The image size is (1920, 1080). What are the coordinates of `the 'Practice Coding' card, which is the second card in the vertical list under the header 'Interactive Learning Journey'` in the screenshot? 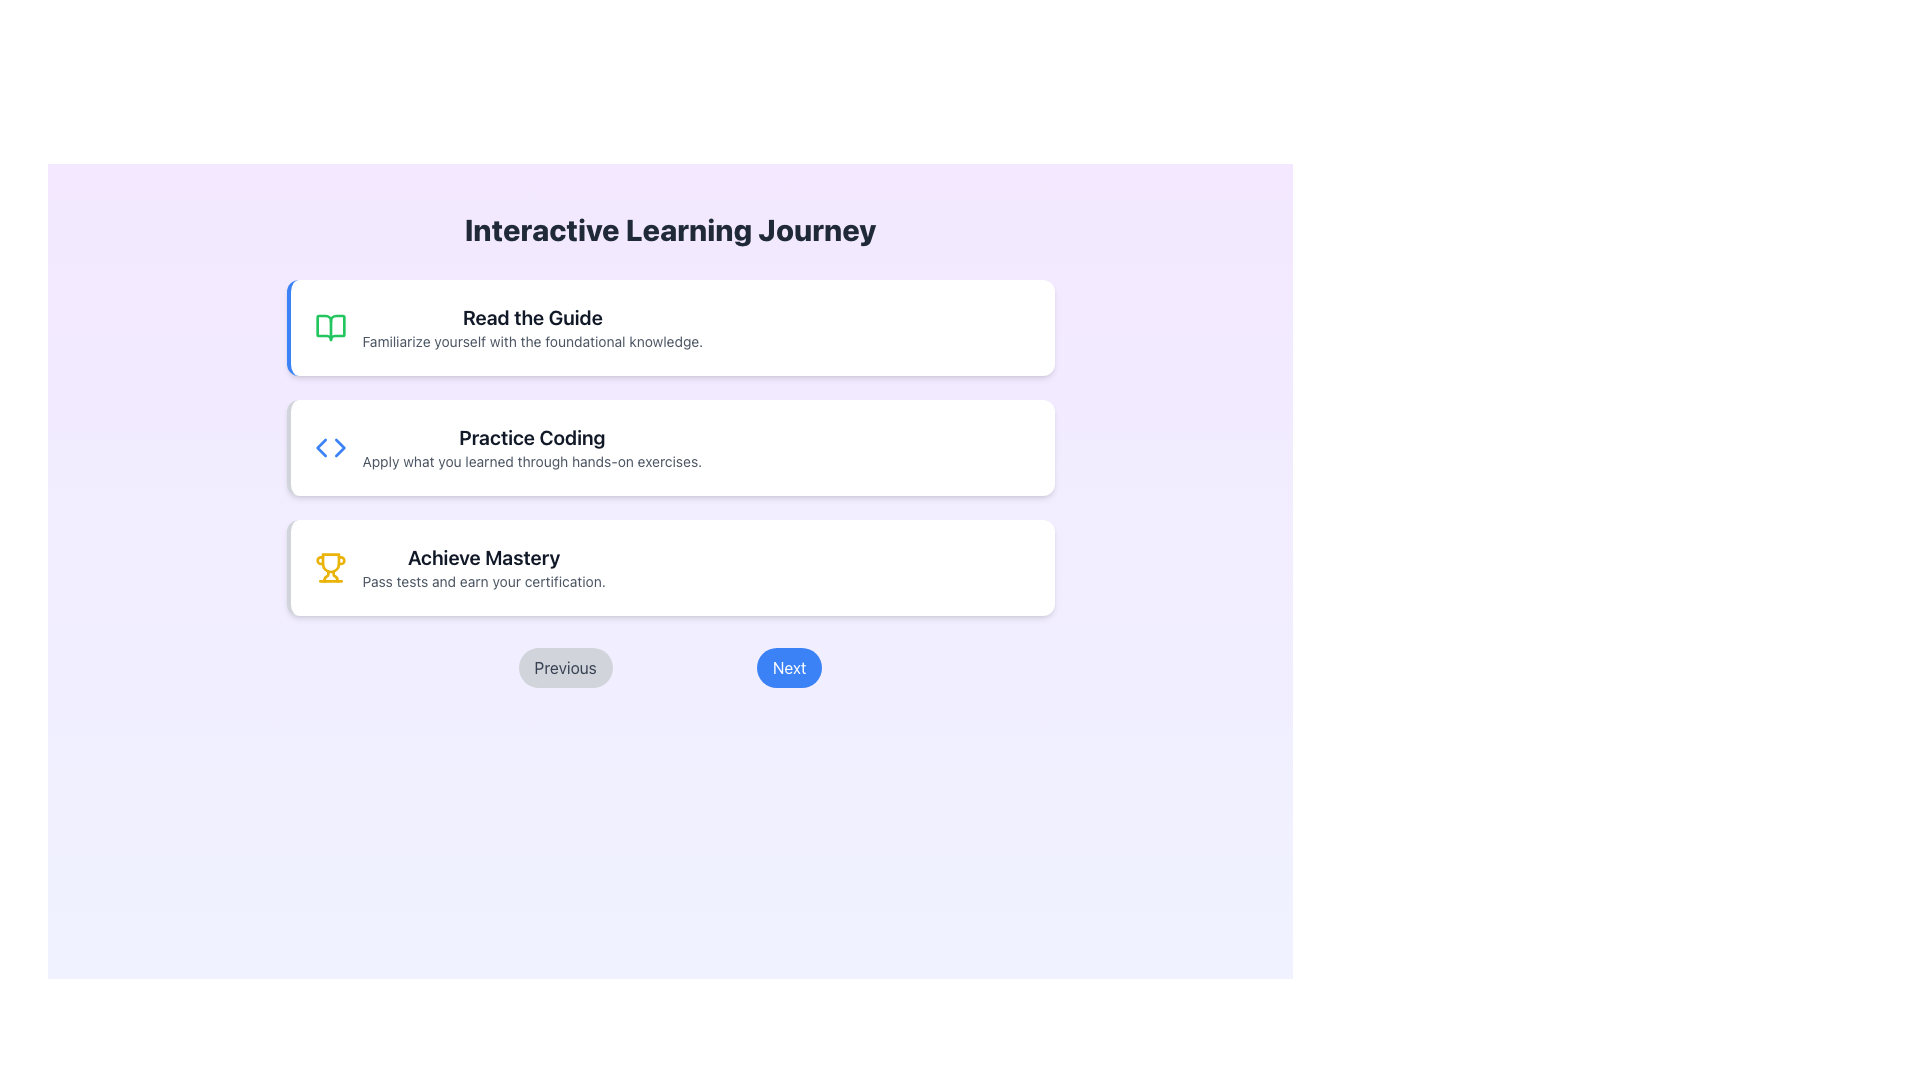 It's located at (670, 446).